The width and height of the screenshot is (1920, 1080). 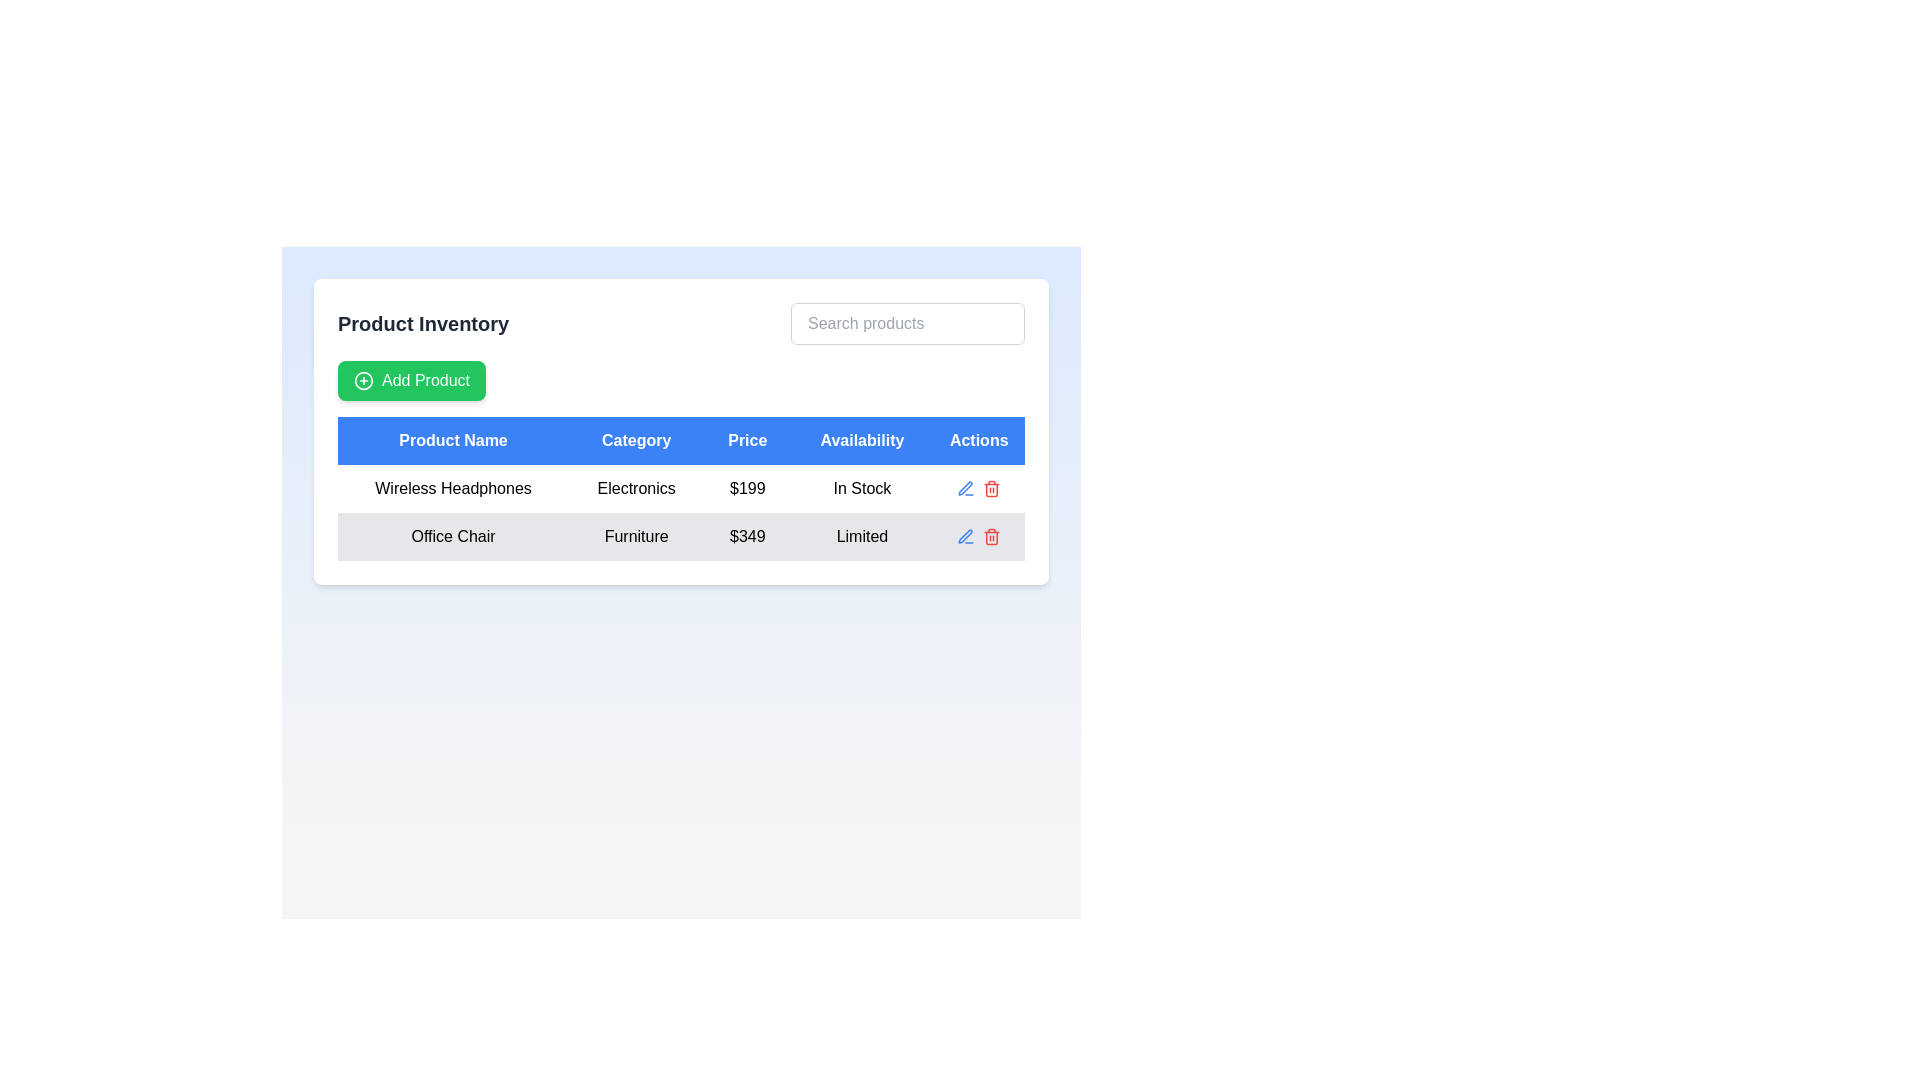 What do you see at coordinates (452, 439) in the screenshot?
I see `the Table Header Cell element labeled 'Product Name', which is the first cell in the header row of the table with a blue background and white centered text` at bounding box center [452, 439].